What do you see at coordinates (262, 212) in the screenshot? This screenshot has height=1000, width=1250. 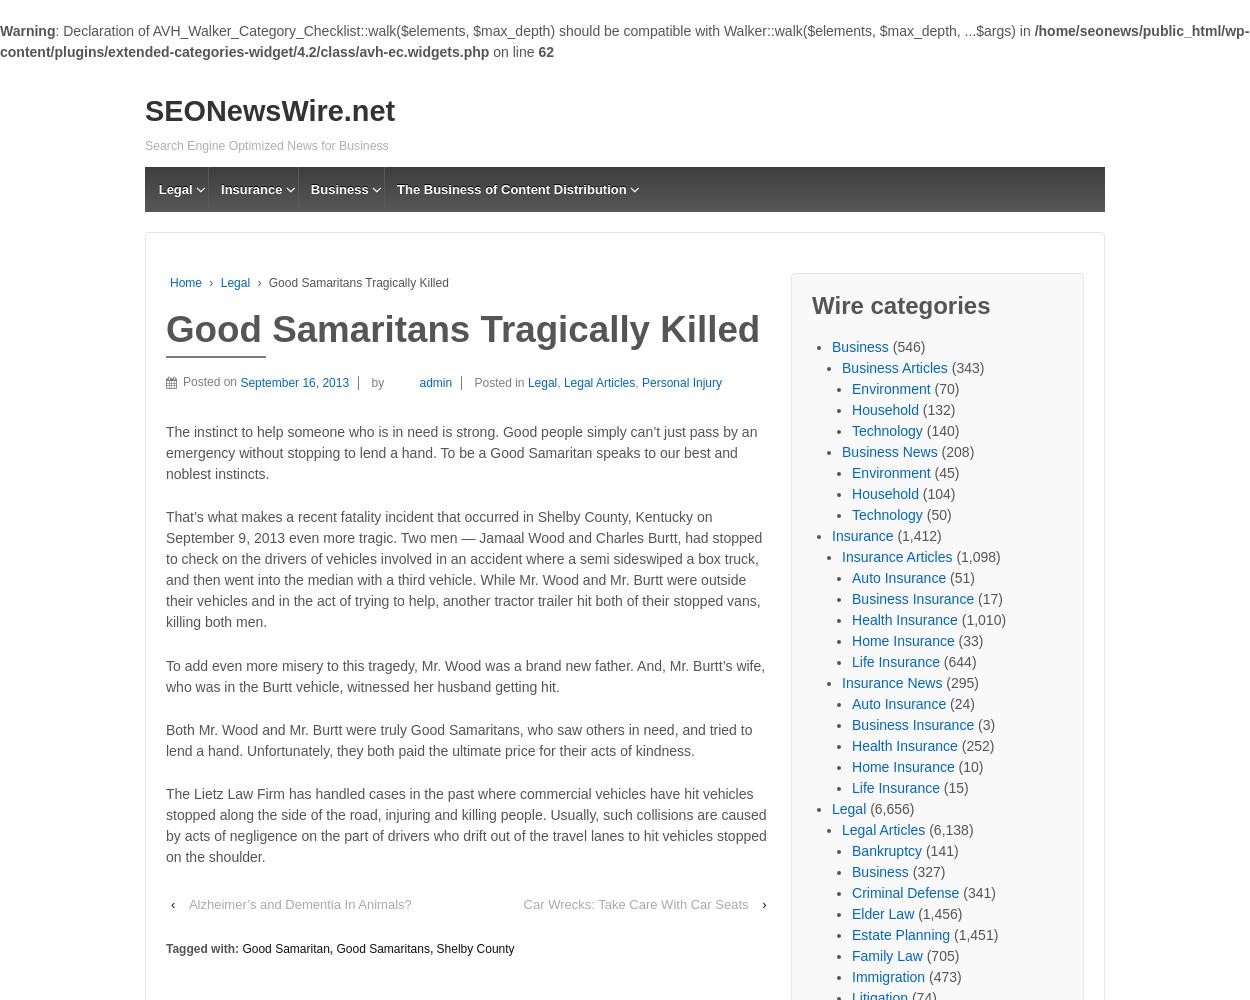 I see `'Insurance News'` at bounding box center [262, 212].